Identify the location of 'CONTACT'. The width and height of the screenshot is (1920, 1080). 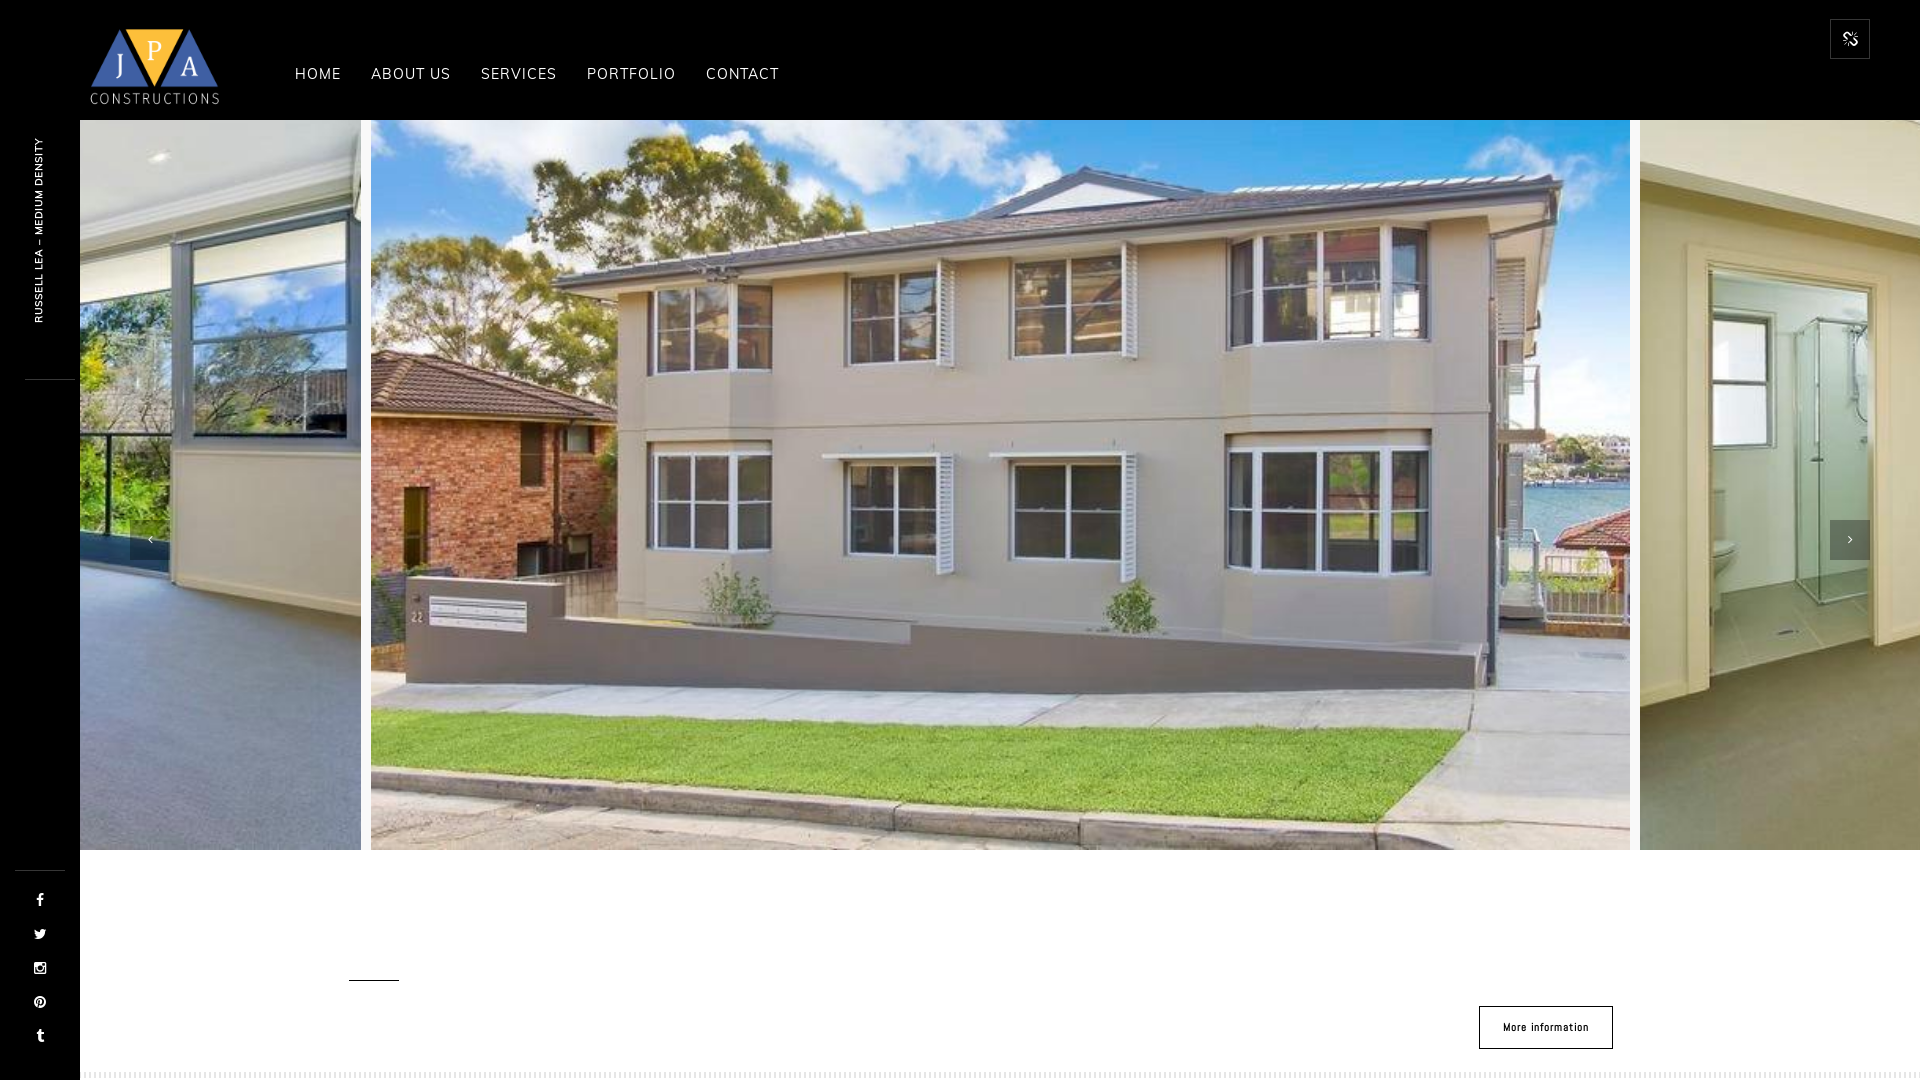
(741, 72).